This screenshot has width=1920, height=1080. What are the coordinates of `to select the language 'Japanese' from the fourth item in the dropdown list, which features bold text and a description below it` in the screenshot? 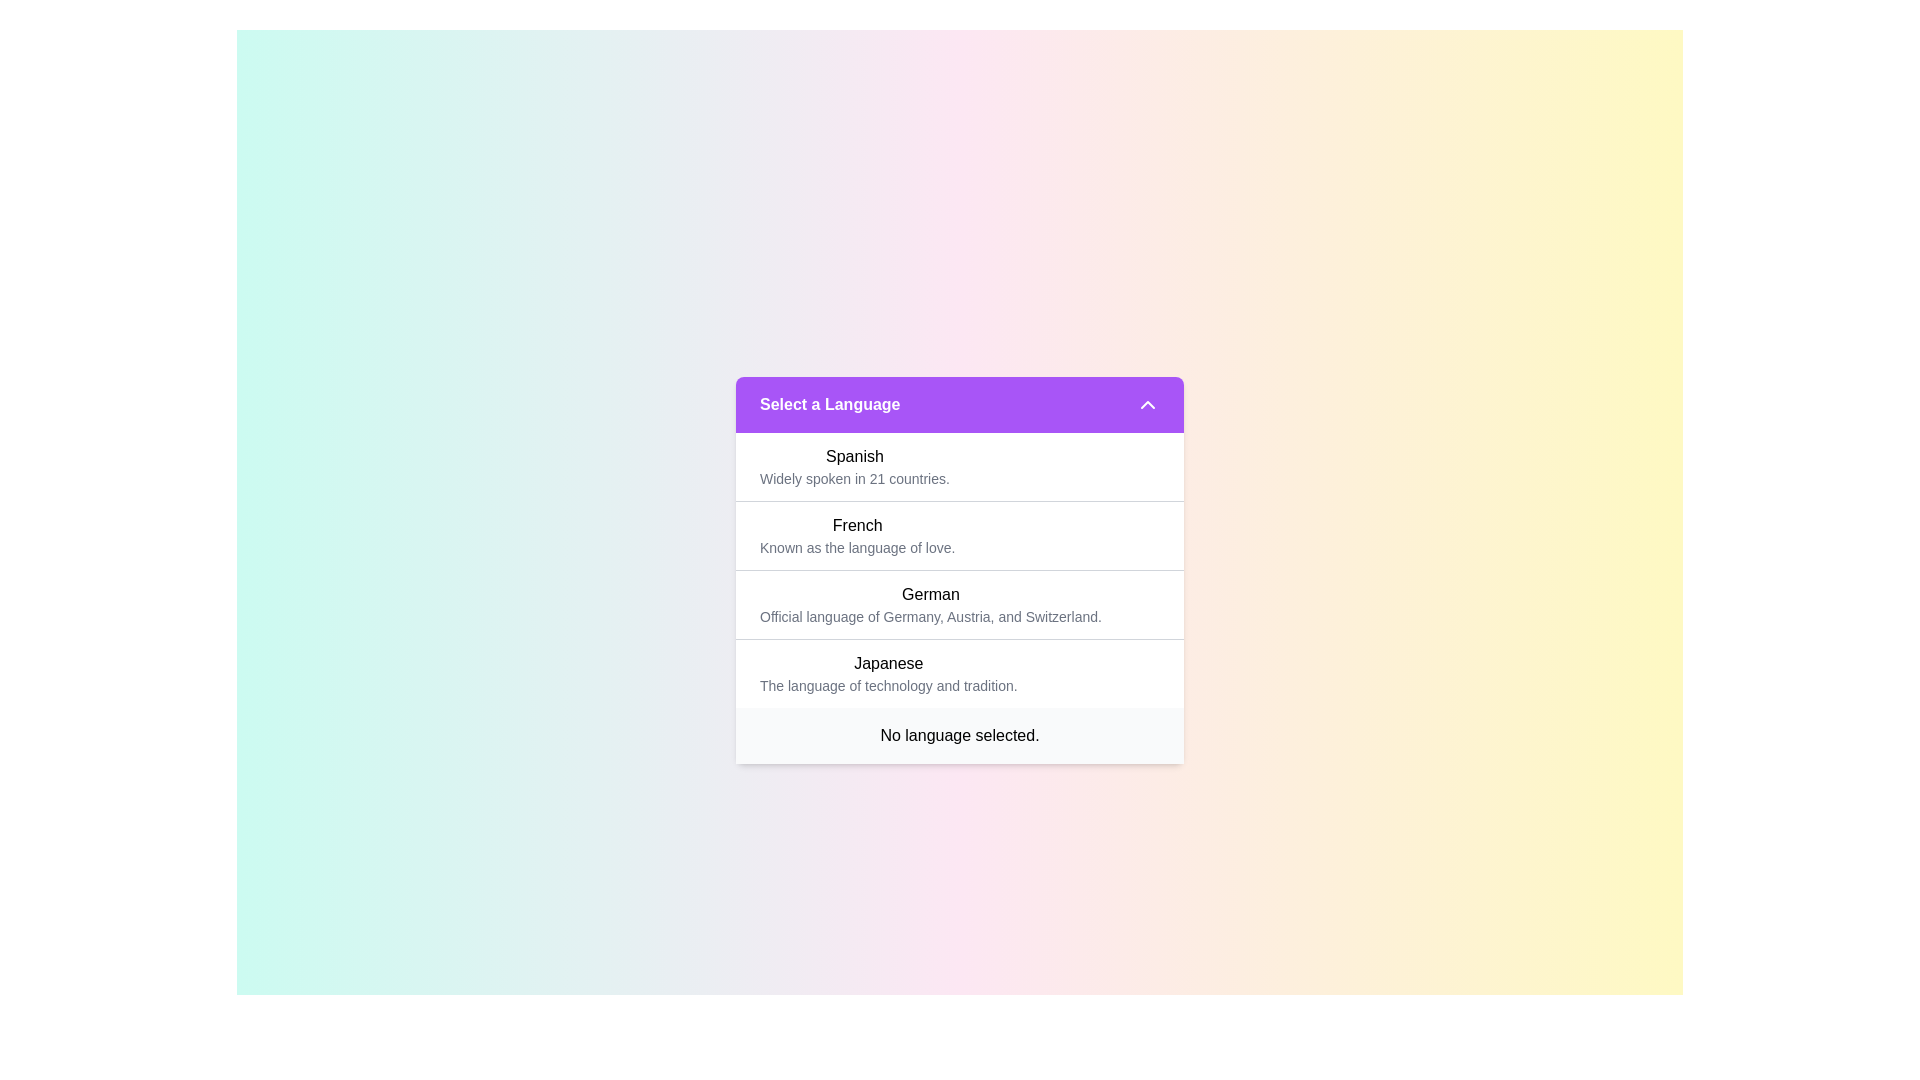 It's located at (960, 672).